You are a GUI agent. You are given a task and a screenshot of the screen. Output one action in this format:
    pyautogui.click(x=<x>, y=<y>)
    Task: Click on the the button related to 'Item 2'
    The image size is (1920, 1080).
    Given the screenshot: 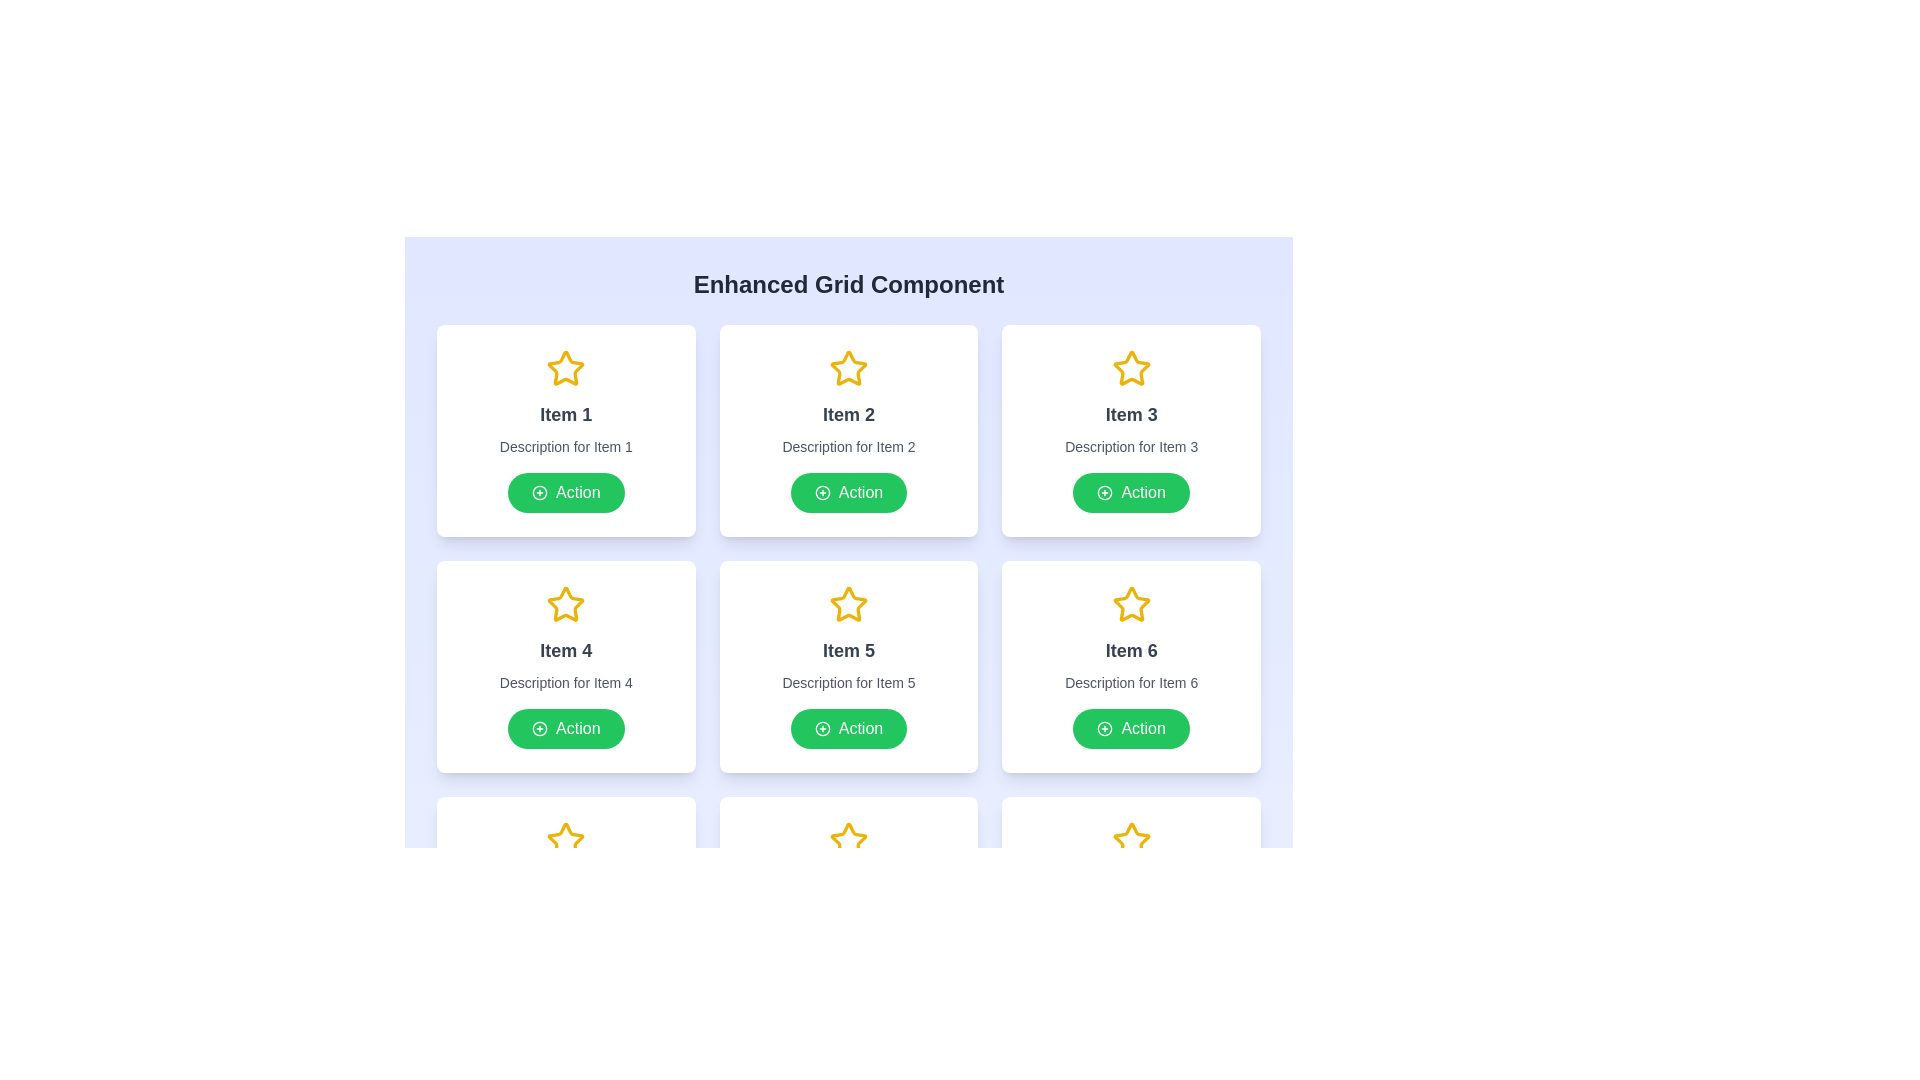 What is the action you would take?
    pyautogui.click(x=849, y=493)
    